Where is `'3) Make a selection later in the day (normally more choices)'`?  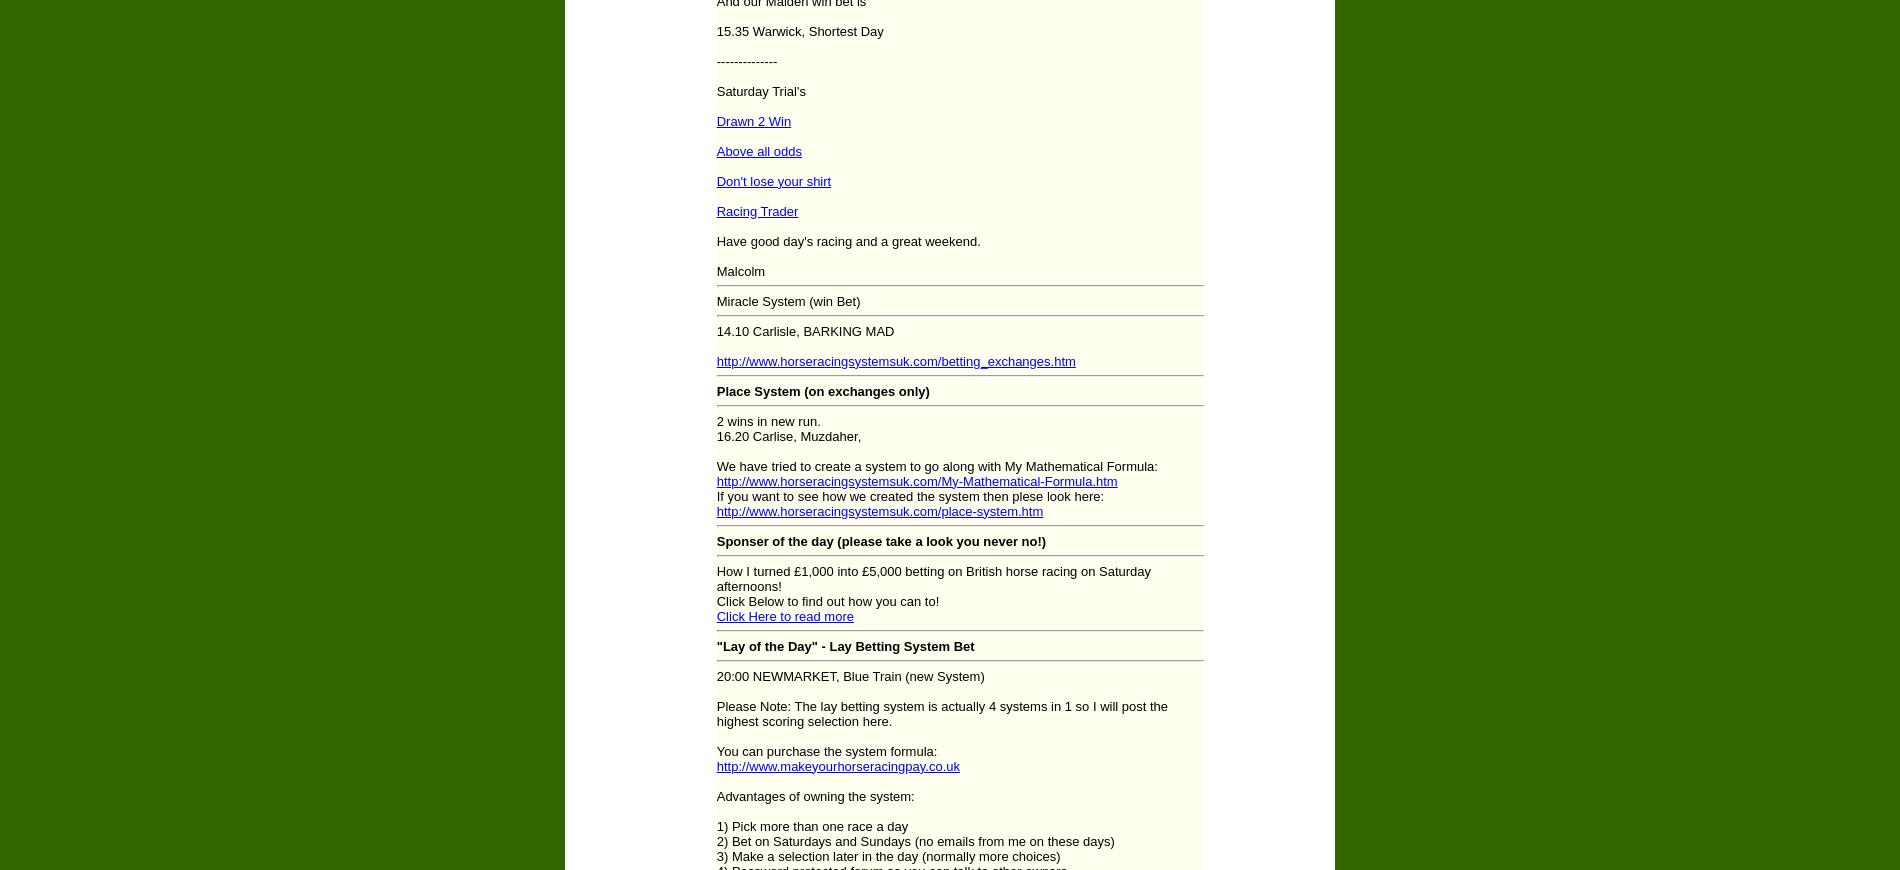
'3) Make a selection later in the day (normally more choices)' is located at coordinates (887, 855).